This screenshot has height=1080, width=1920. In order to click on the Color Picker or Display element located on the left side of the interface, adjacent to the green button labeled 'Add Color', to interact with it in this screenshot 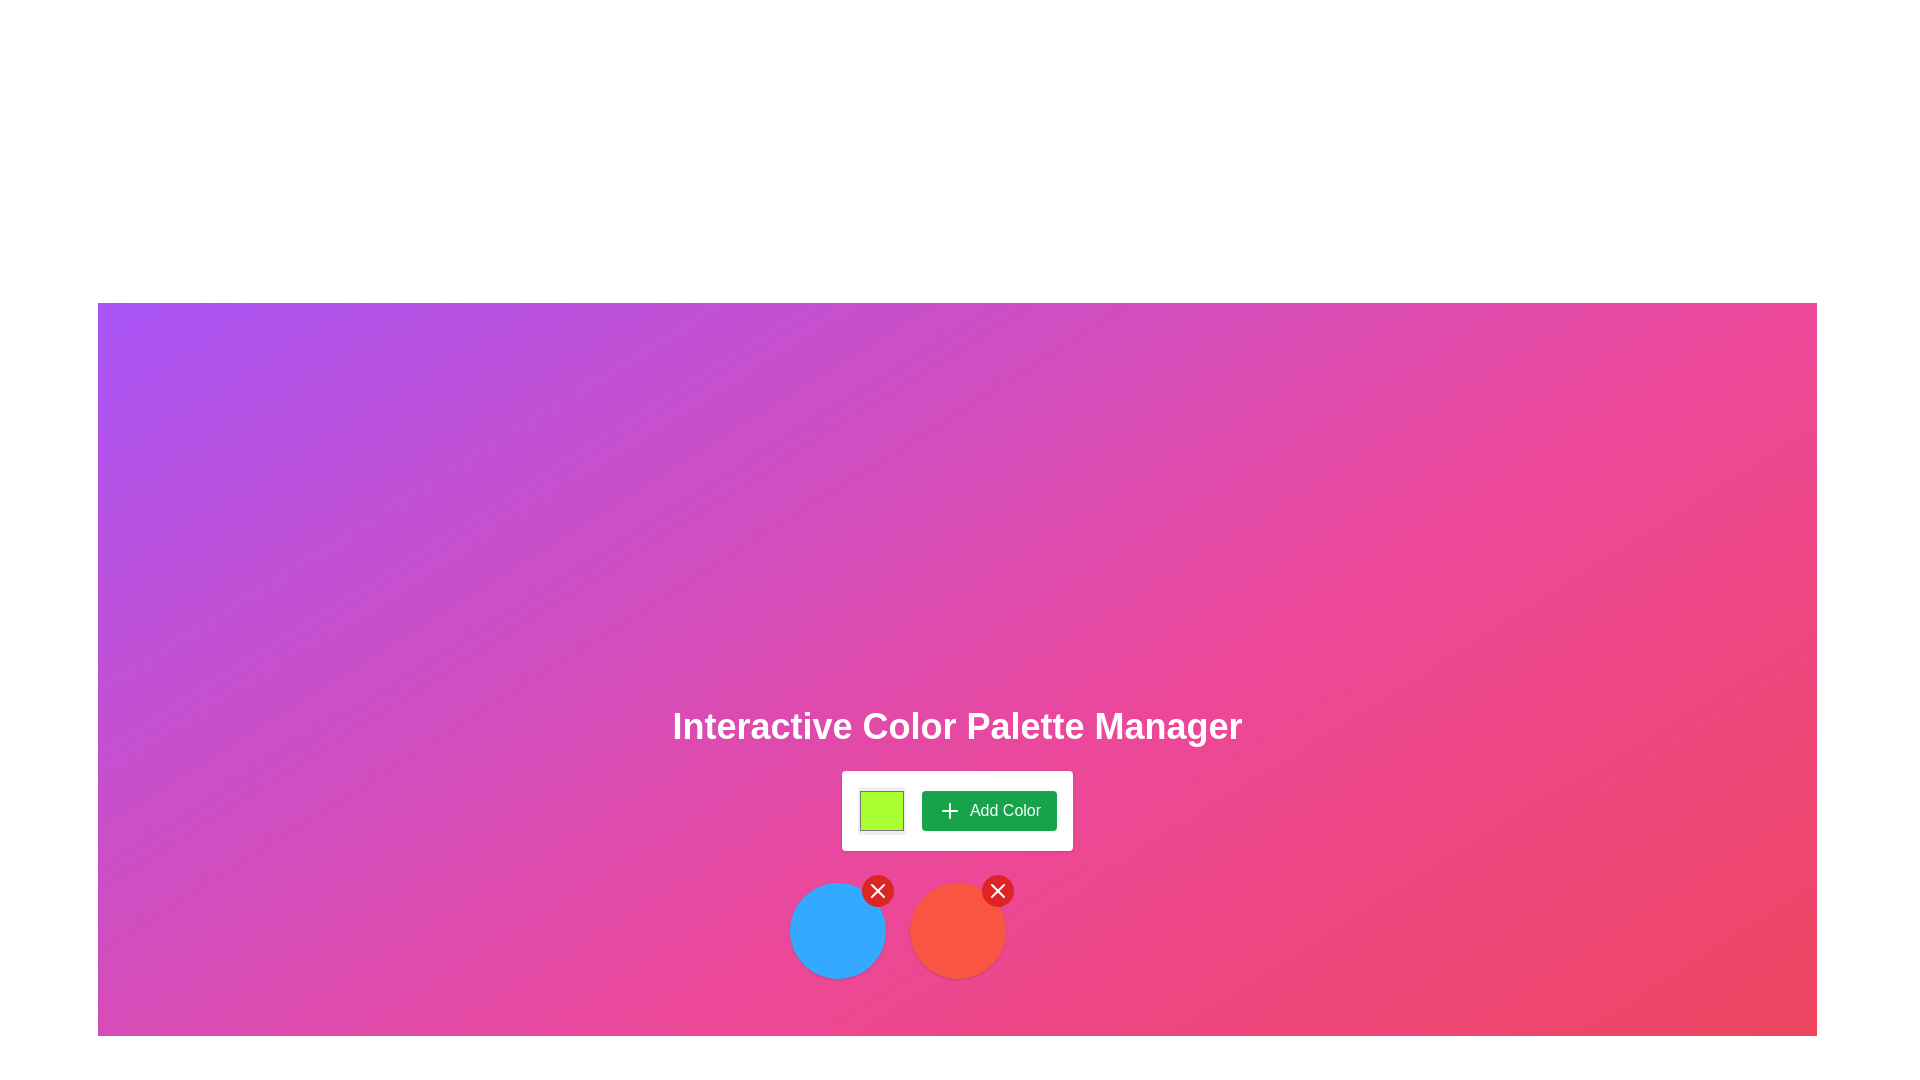, I will do `click(880, 810)`.